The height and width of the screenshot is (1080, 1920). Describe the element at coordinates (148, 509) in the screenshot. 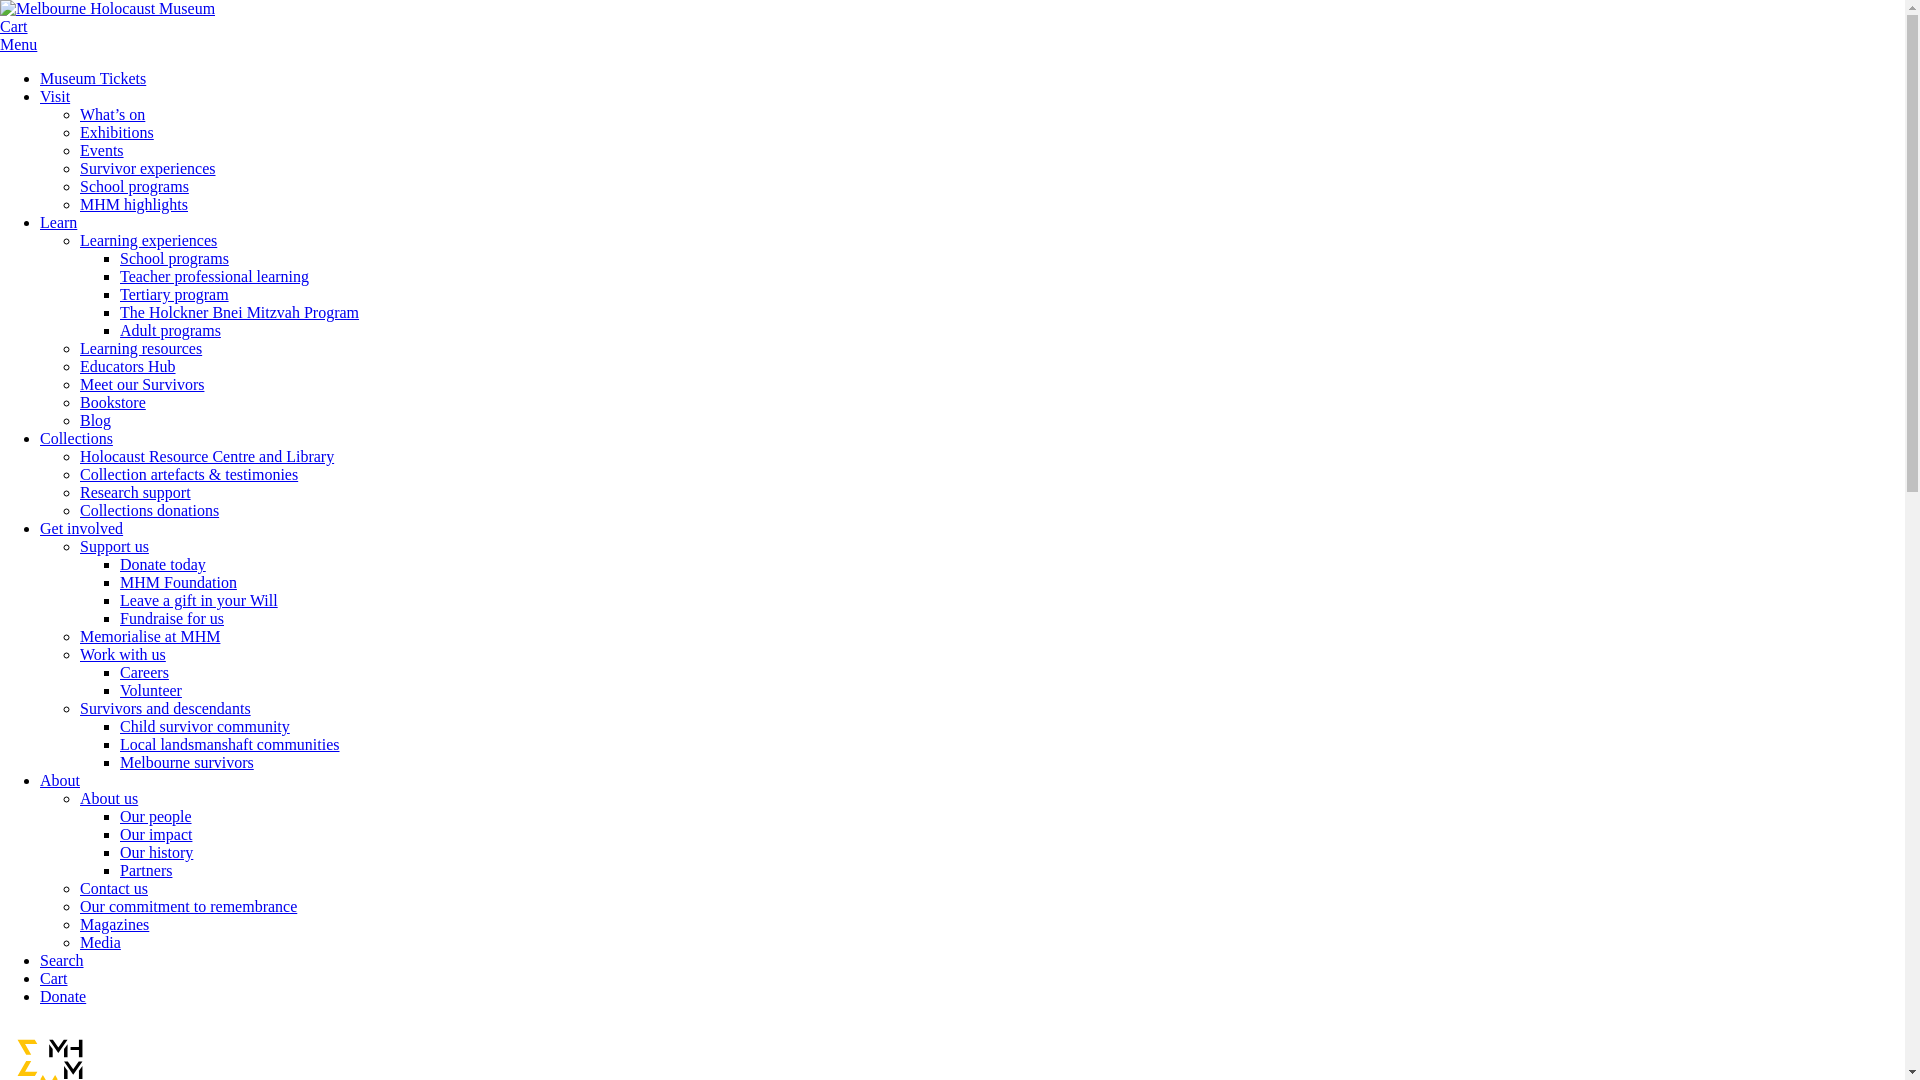

I see `'Collections donations'` at that location.